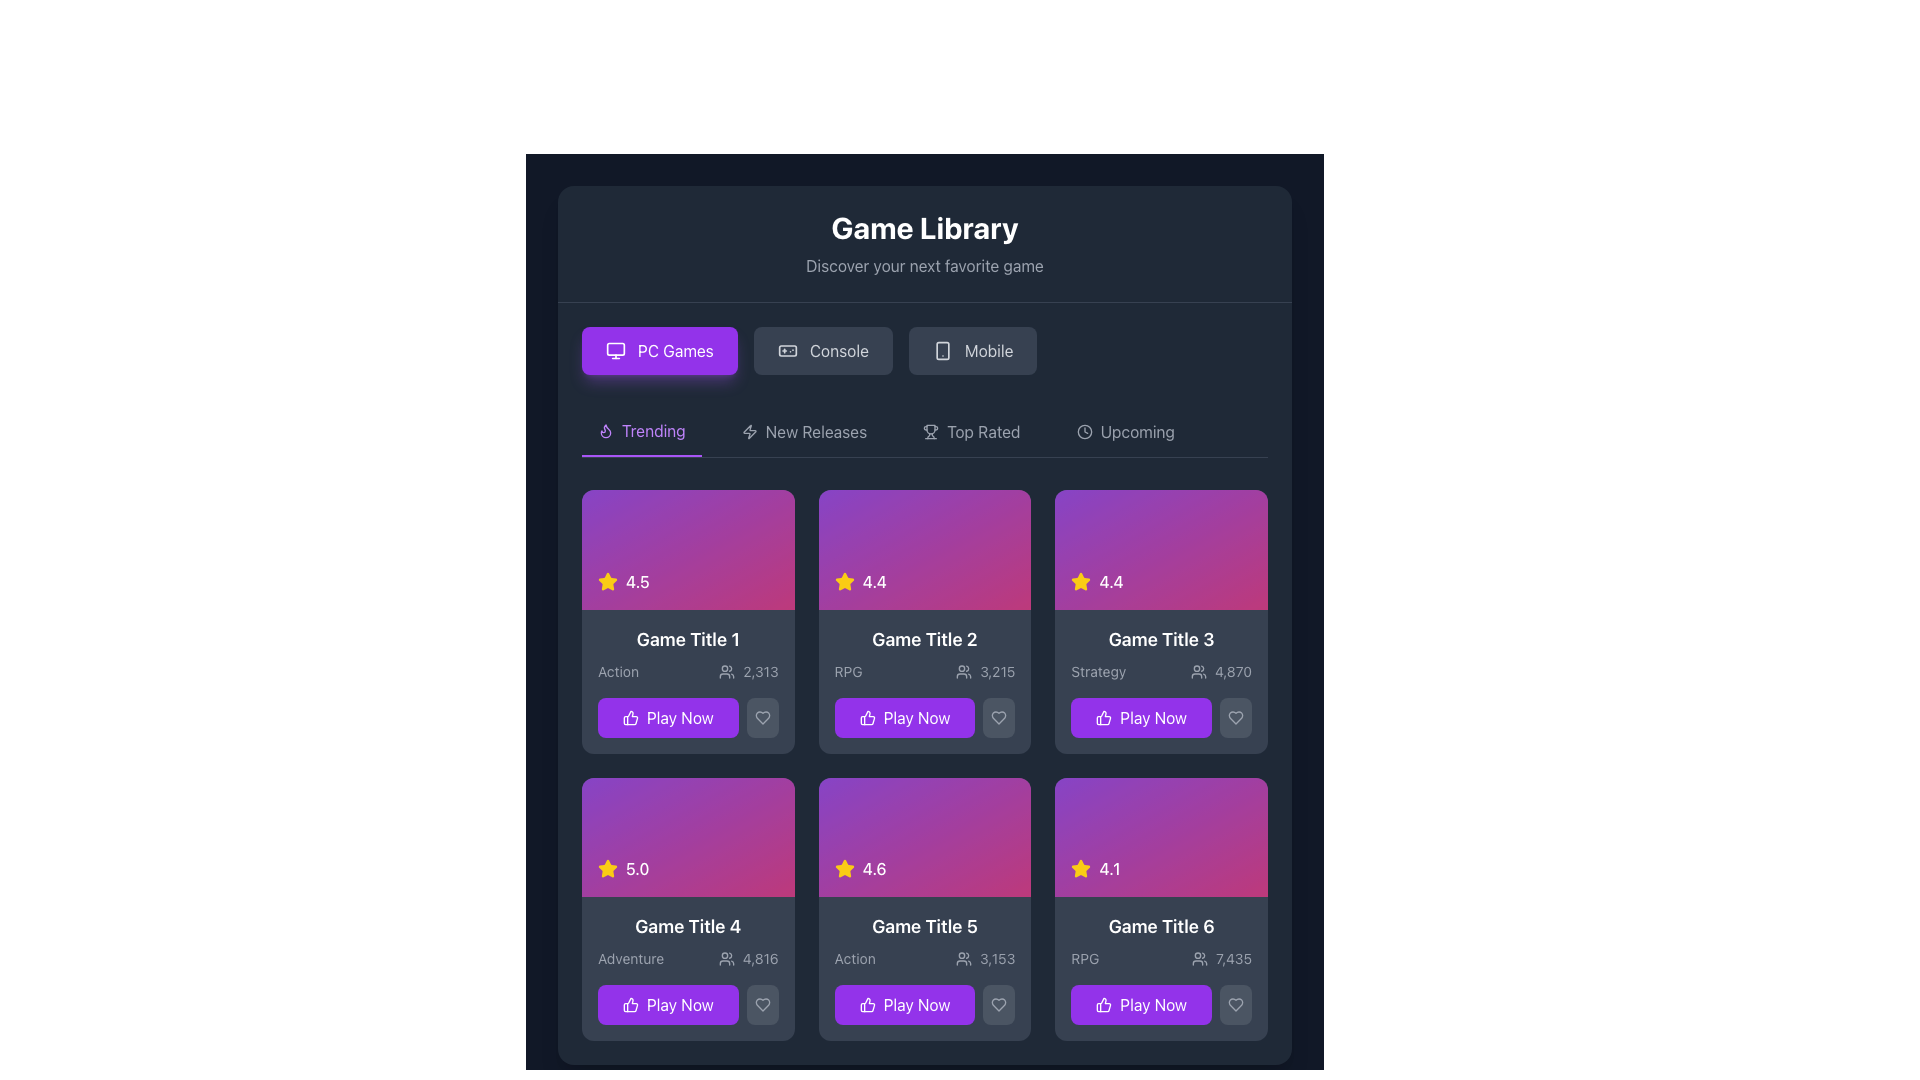 The image size is (1920, 1080). I want to click on information displayed on the Game card identified by the title 'Game Title 5', which is the fifth card in the grid layout, so click(924, 909).